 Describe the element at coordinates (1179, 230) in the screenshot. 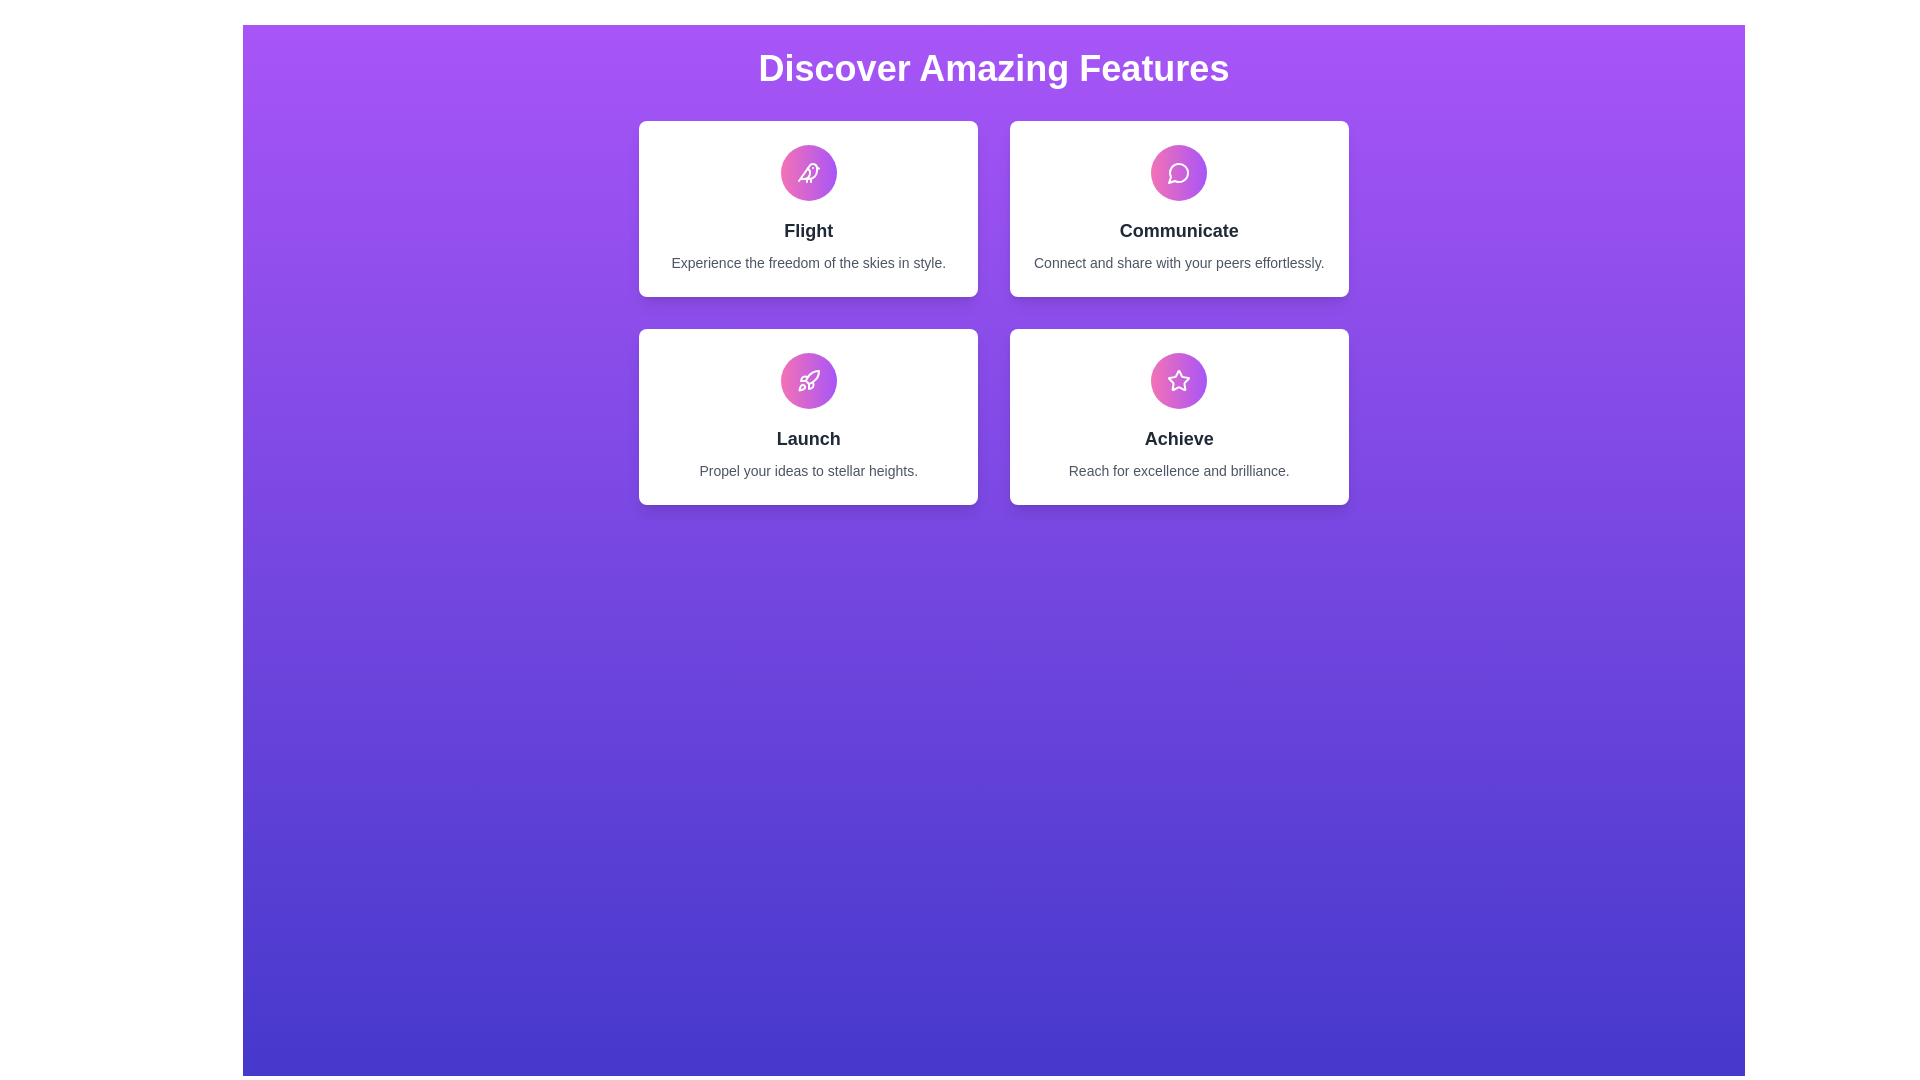

I see `the text label located in the top-right card section of the interface` at that location.